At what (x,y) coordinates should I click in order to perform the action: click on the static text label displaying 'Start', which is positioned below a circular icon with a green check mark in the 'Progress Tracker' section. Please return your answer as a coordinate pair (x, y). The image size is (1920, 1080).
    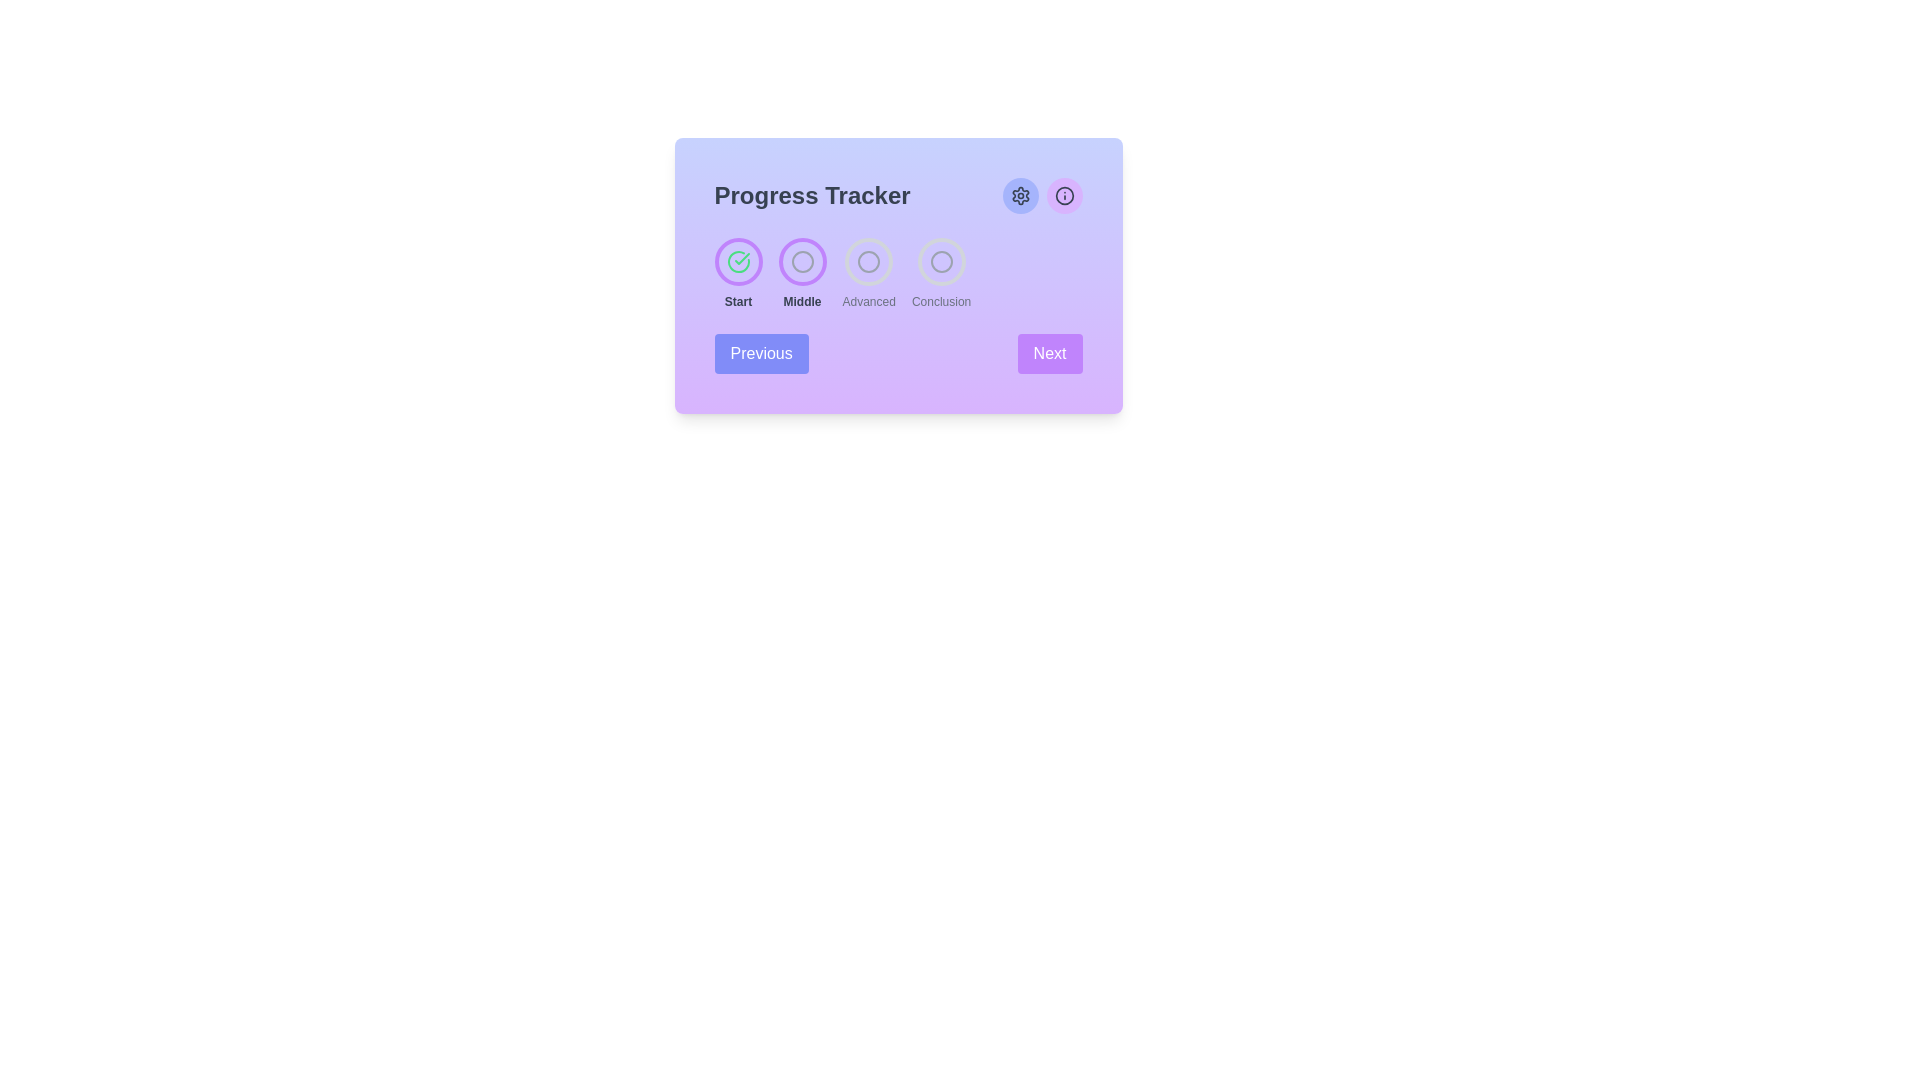
    Looking at the image, I should click on (737, 301).